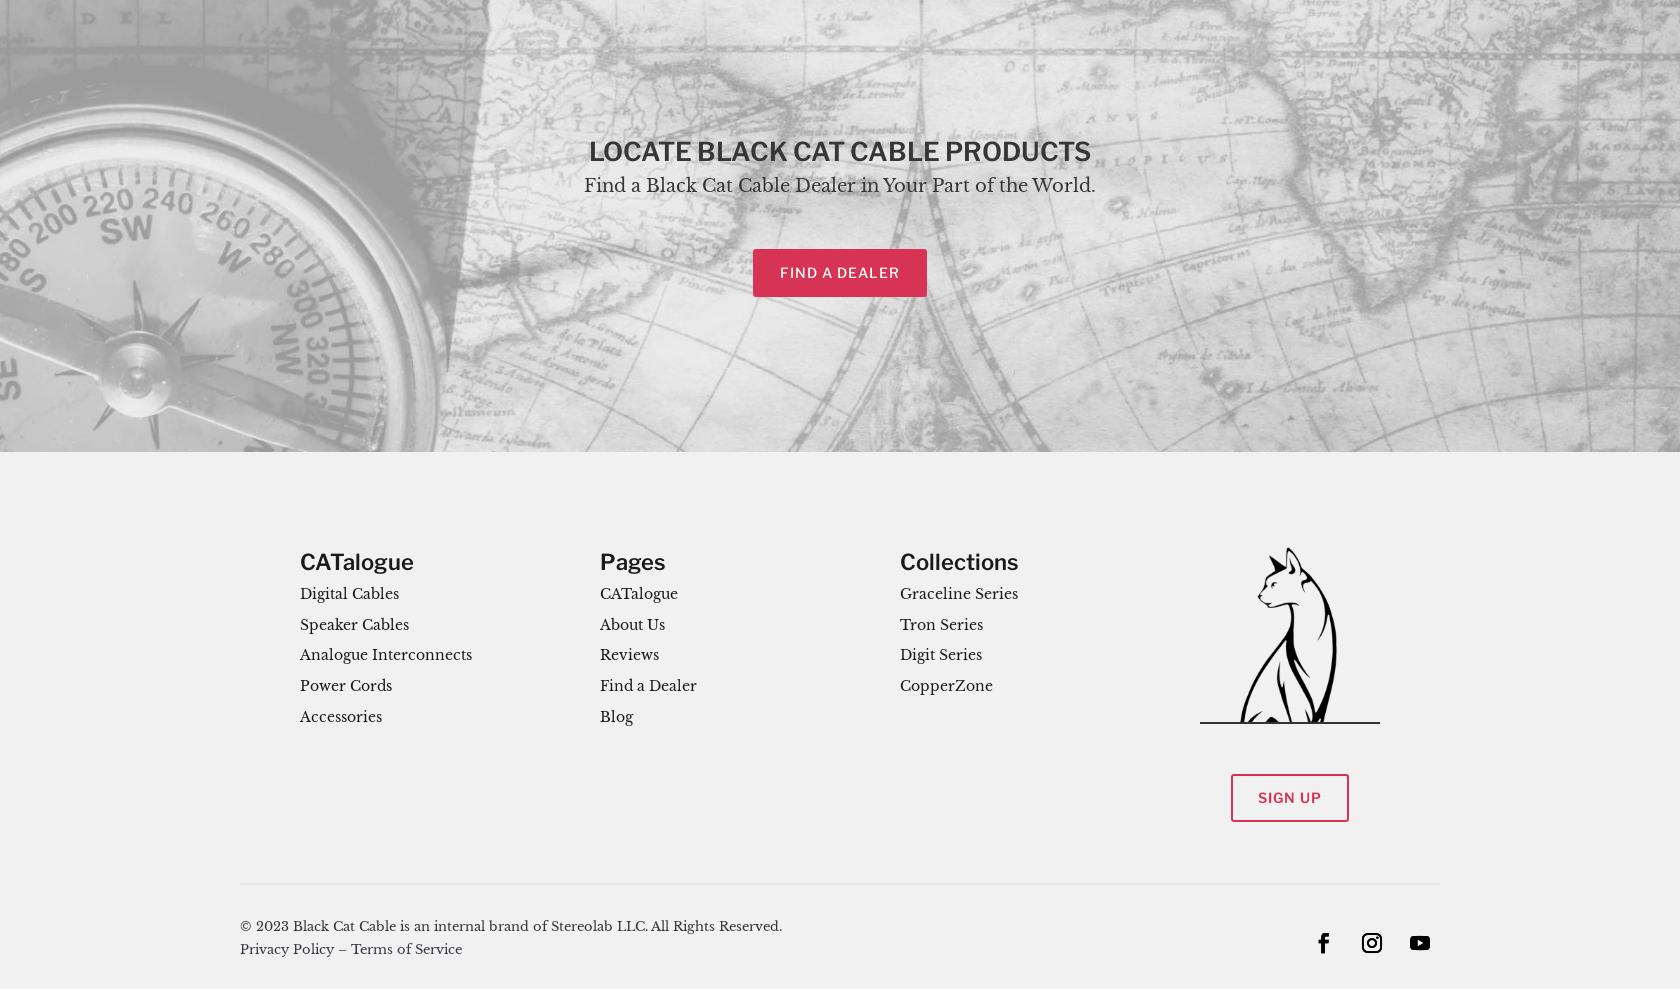 The image size is (1680, 989). Describe the element at coordinates (633, 559) in the screenshot. I see `'Pages'` at that location.